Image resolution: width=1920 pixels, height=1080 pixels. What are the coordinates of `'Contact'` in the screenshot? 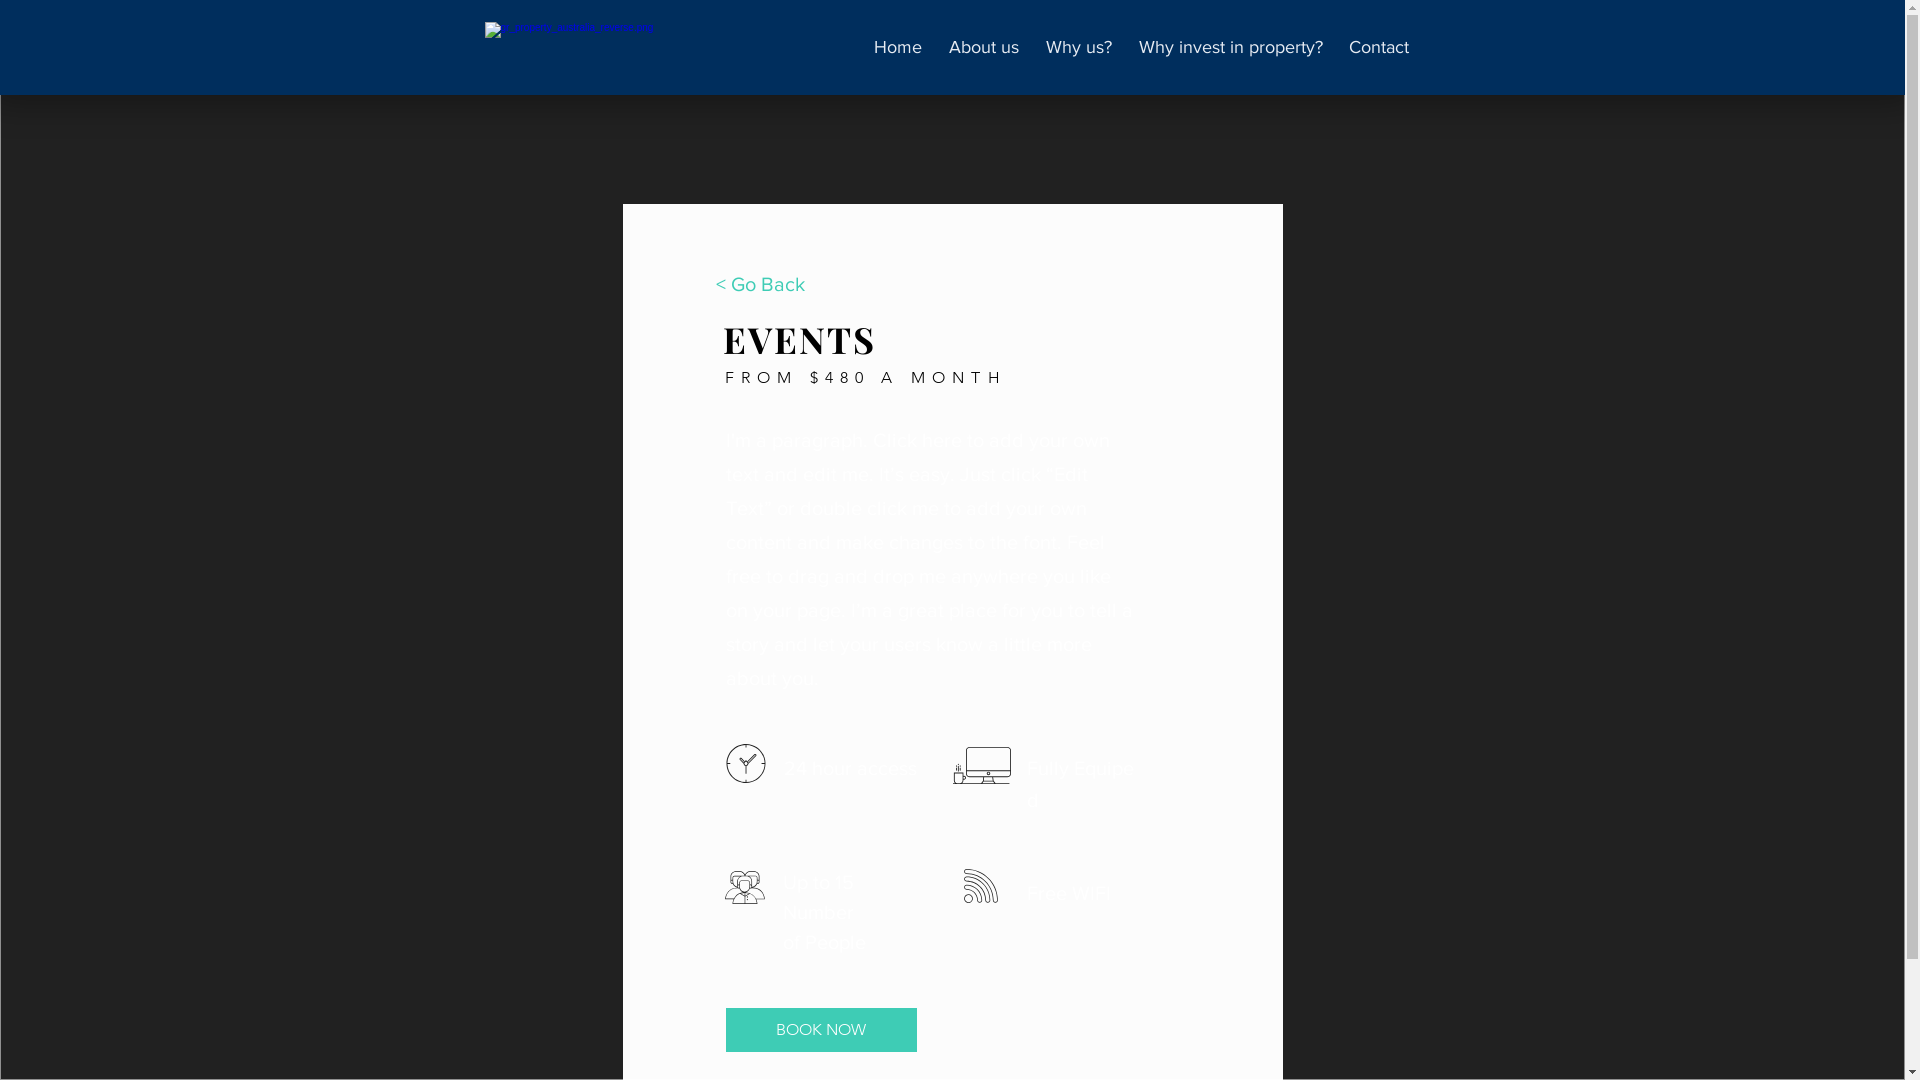 It's located at (1331, 46).